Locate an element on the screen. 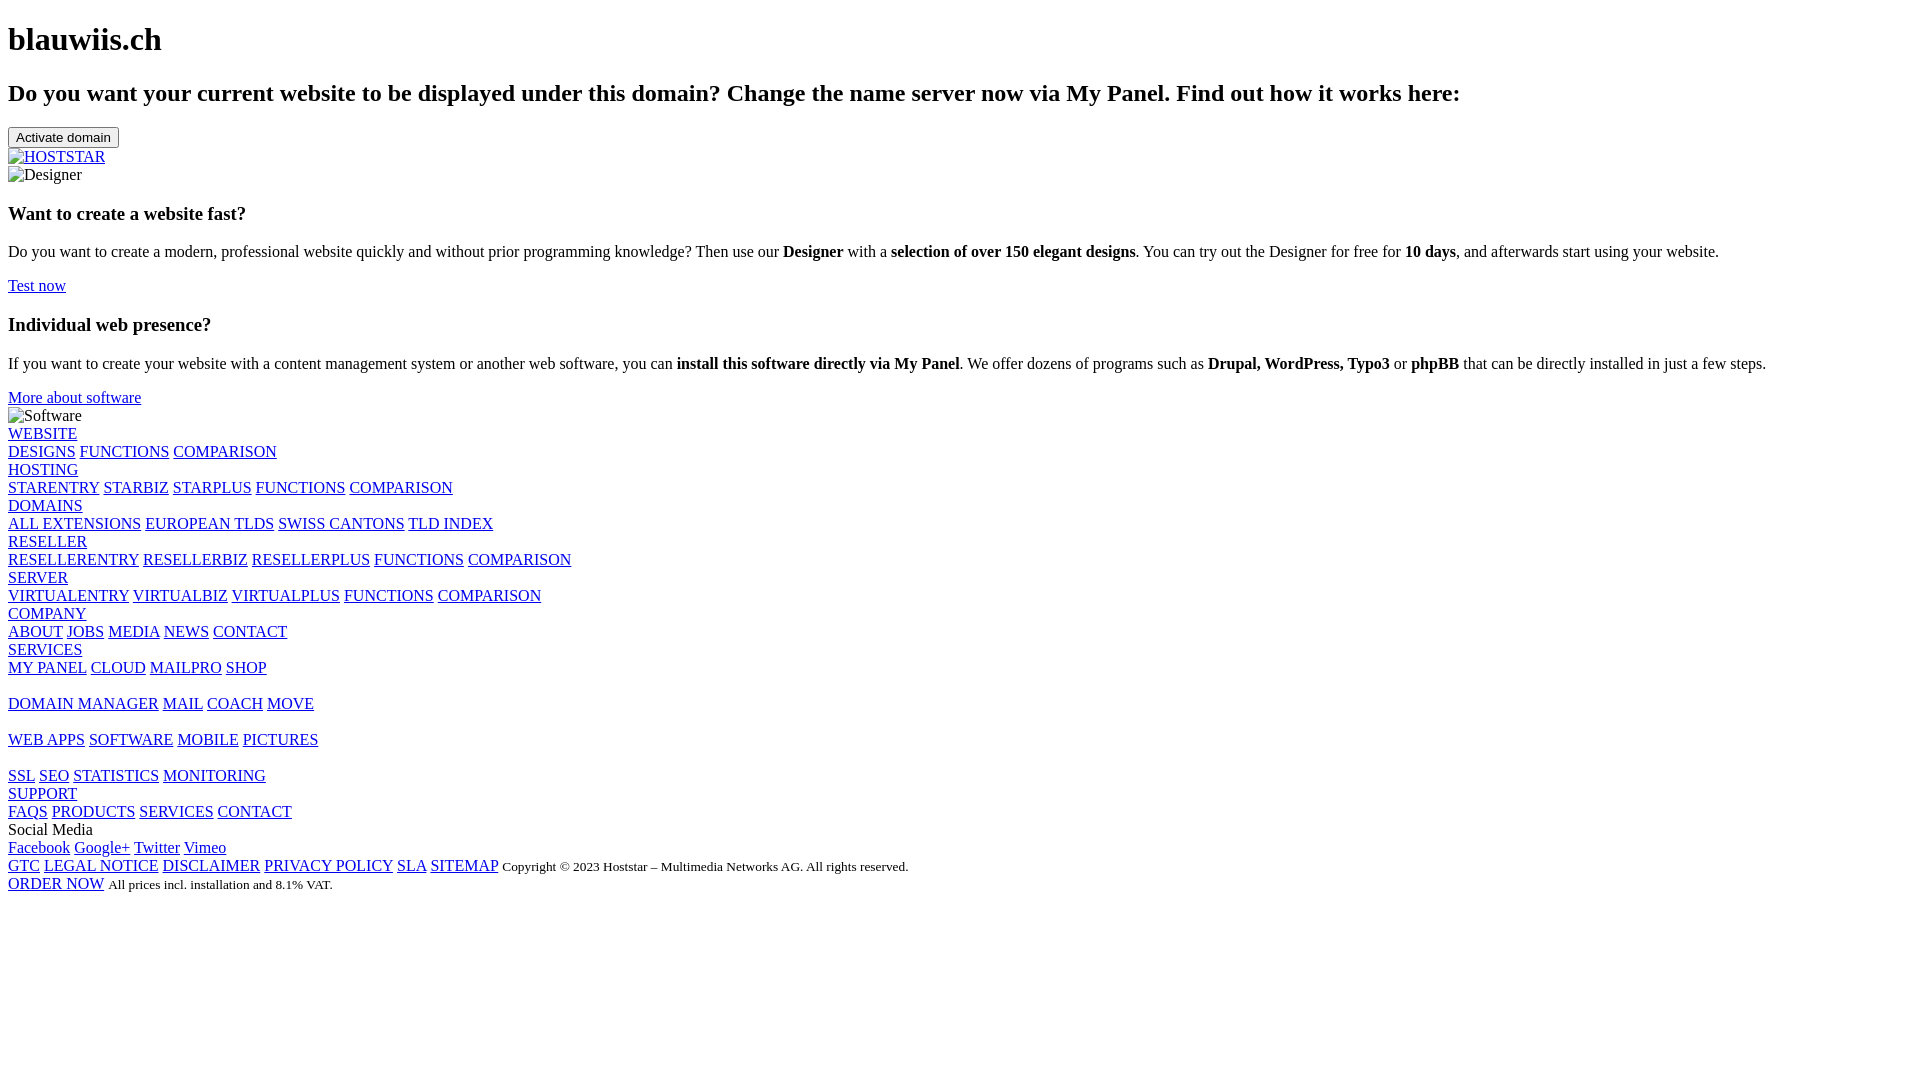 This screenshot has height=1080, width=1920. 'More about software' is located at coordinates (74, 397).